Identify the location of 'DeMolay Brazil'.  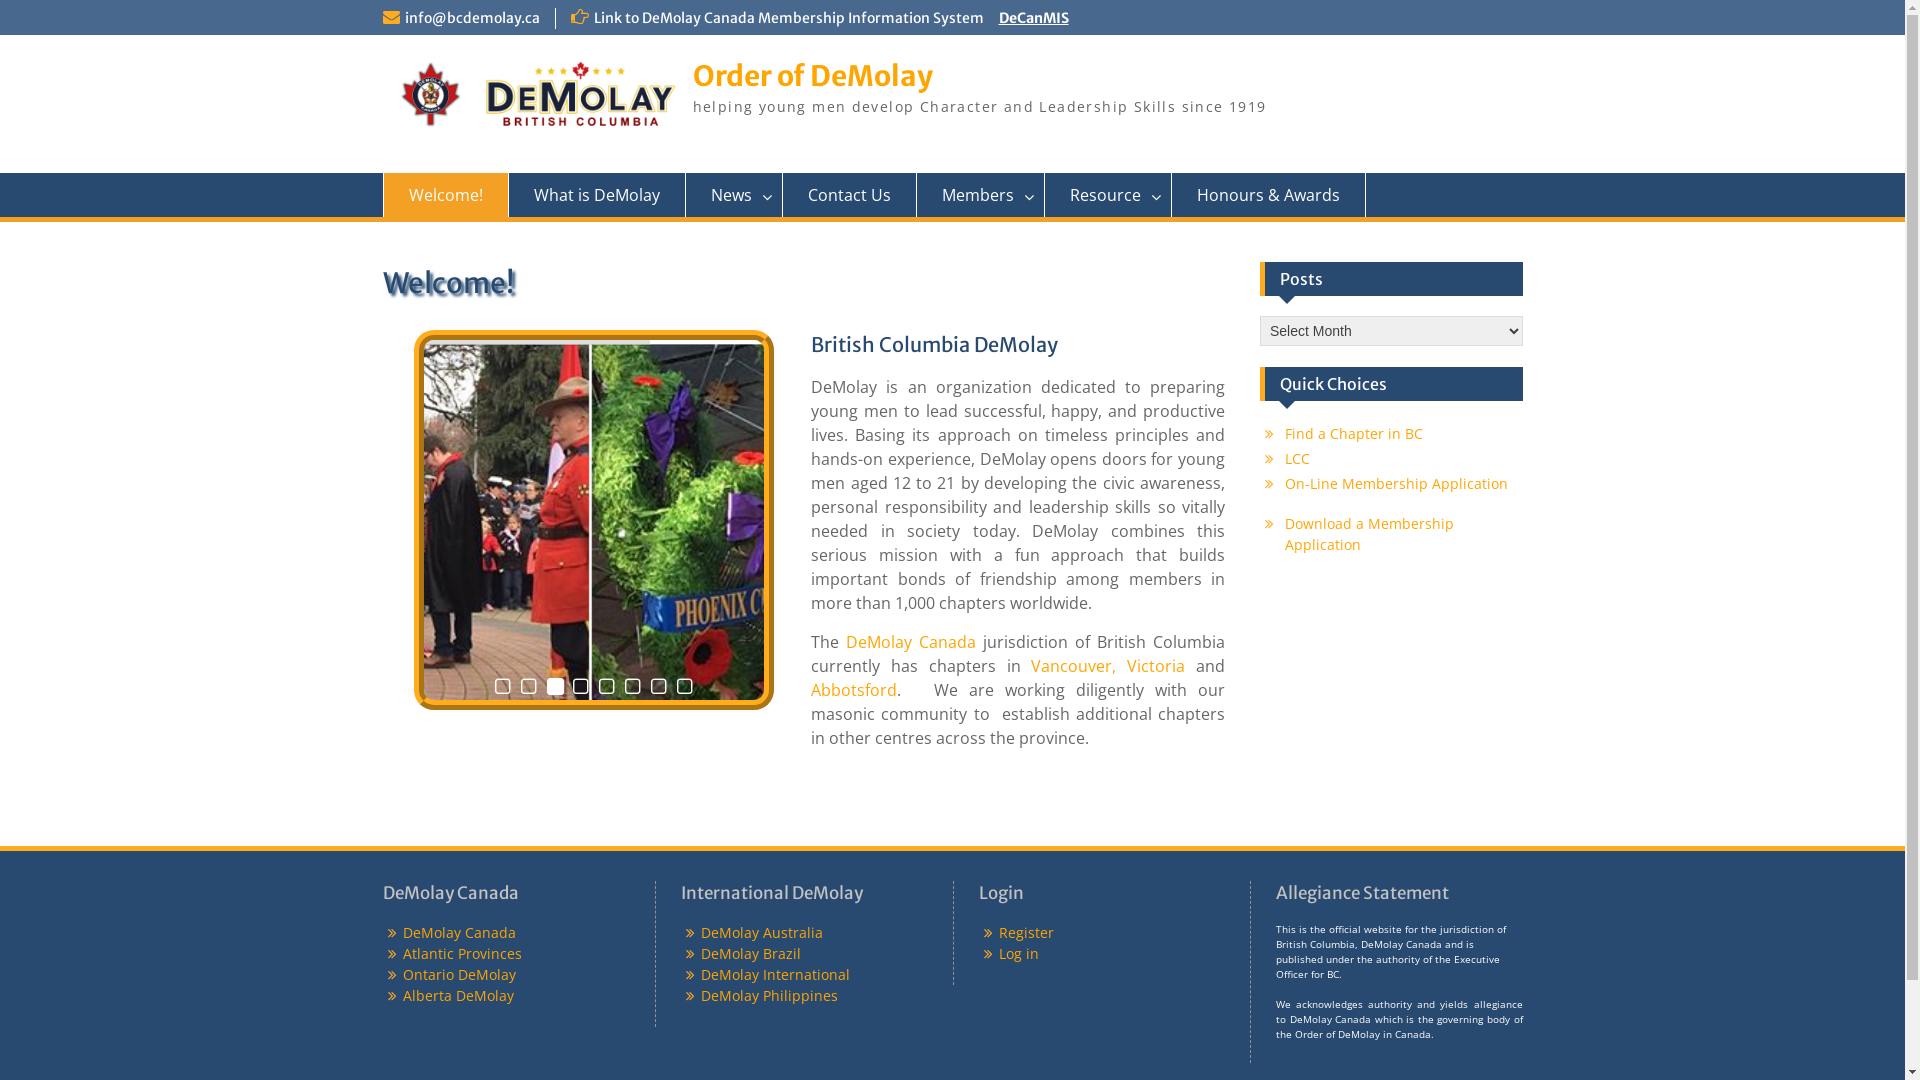
(749, 952).